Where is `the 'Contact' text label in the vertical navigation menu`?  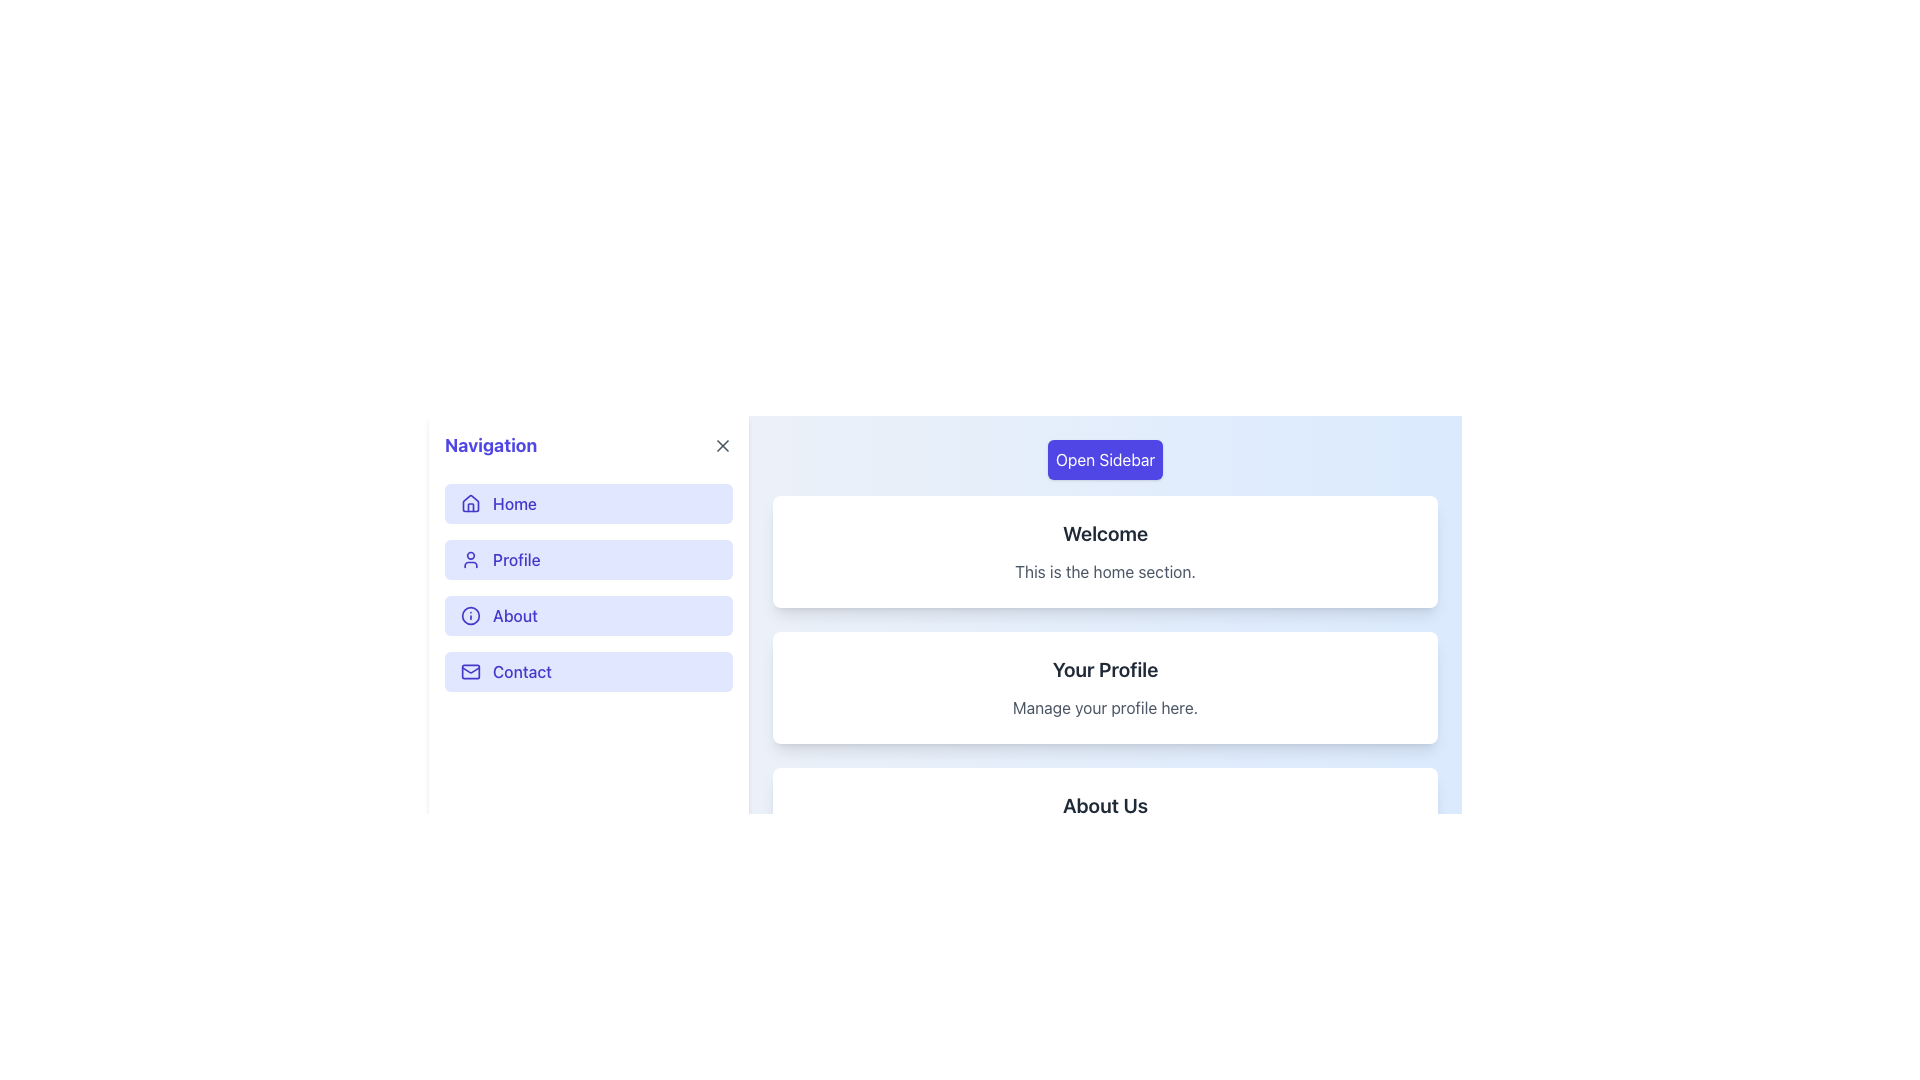
the 'Contact' text label in the vertical navigation menu is located at coordinates (522, 671).